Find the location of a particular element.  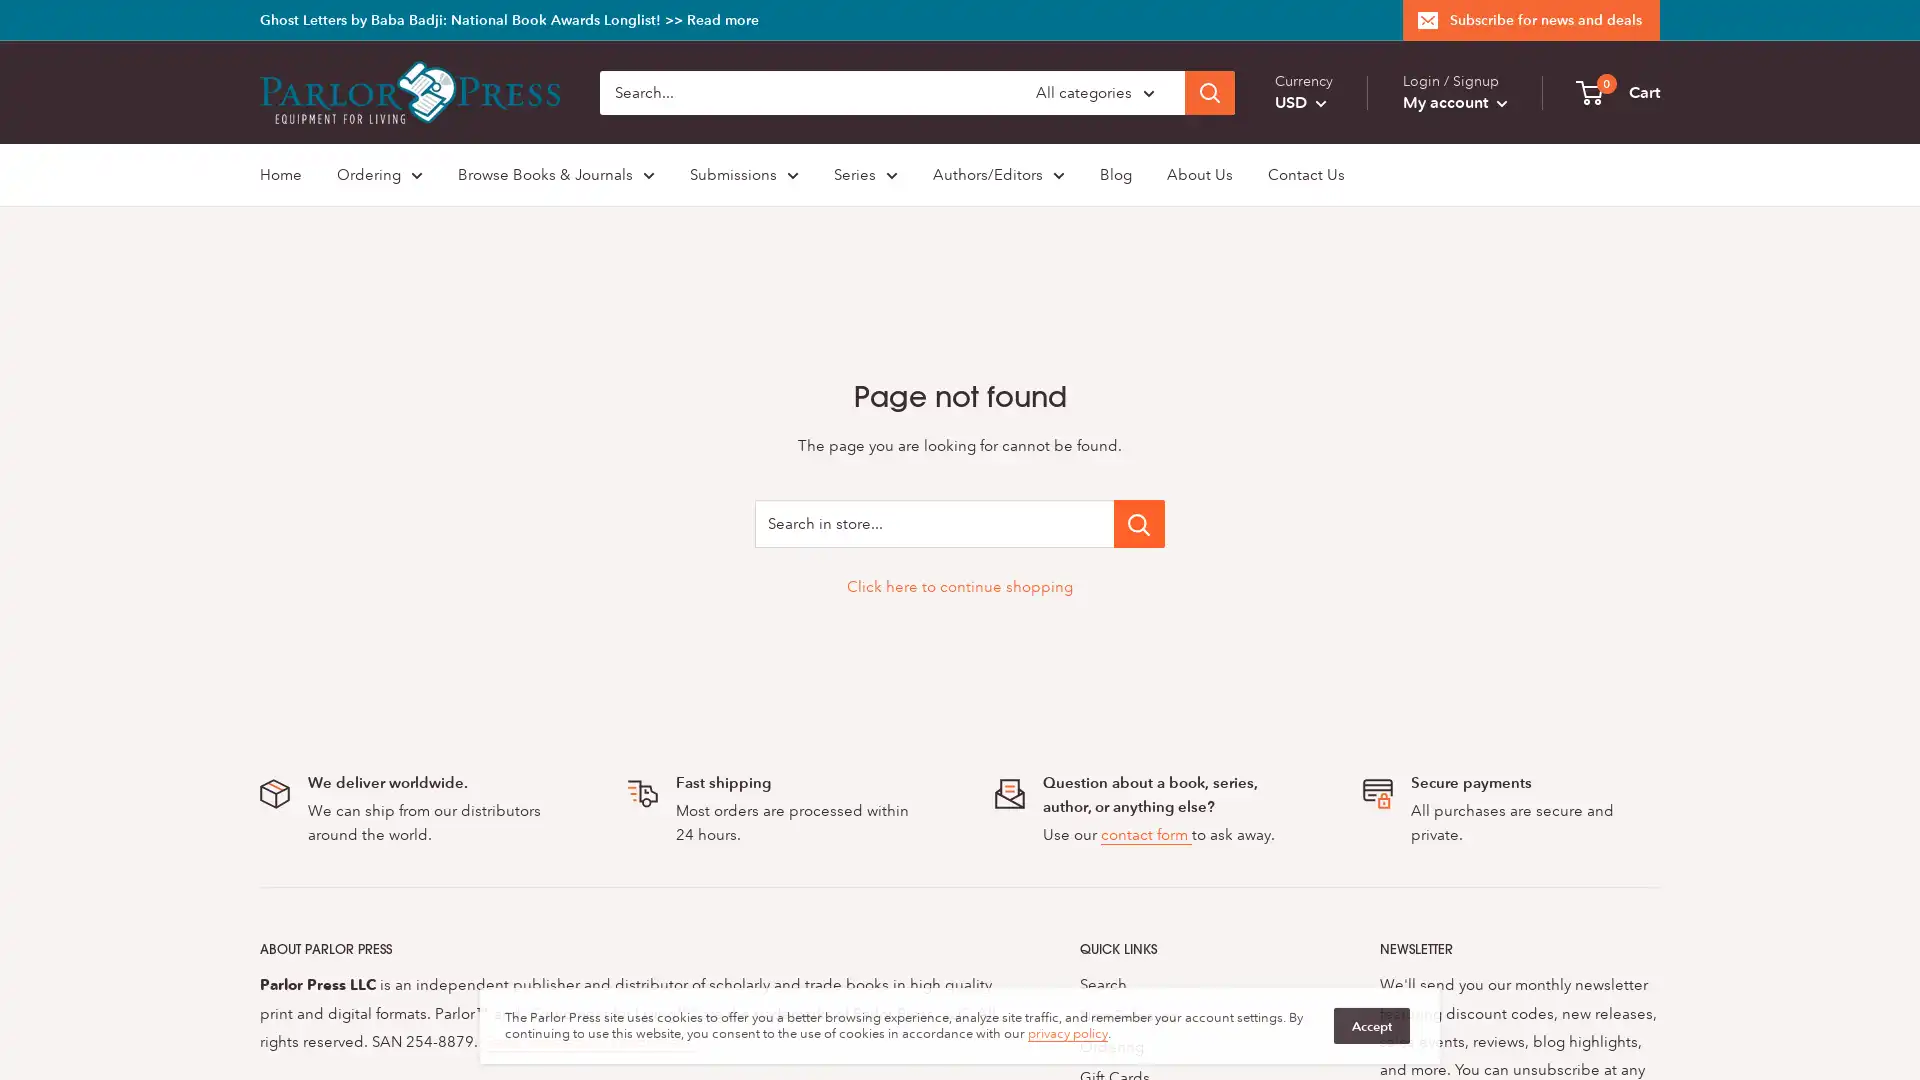

QUICK LINKS is located at coordinates (1195, 947).